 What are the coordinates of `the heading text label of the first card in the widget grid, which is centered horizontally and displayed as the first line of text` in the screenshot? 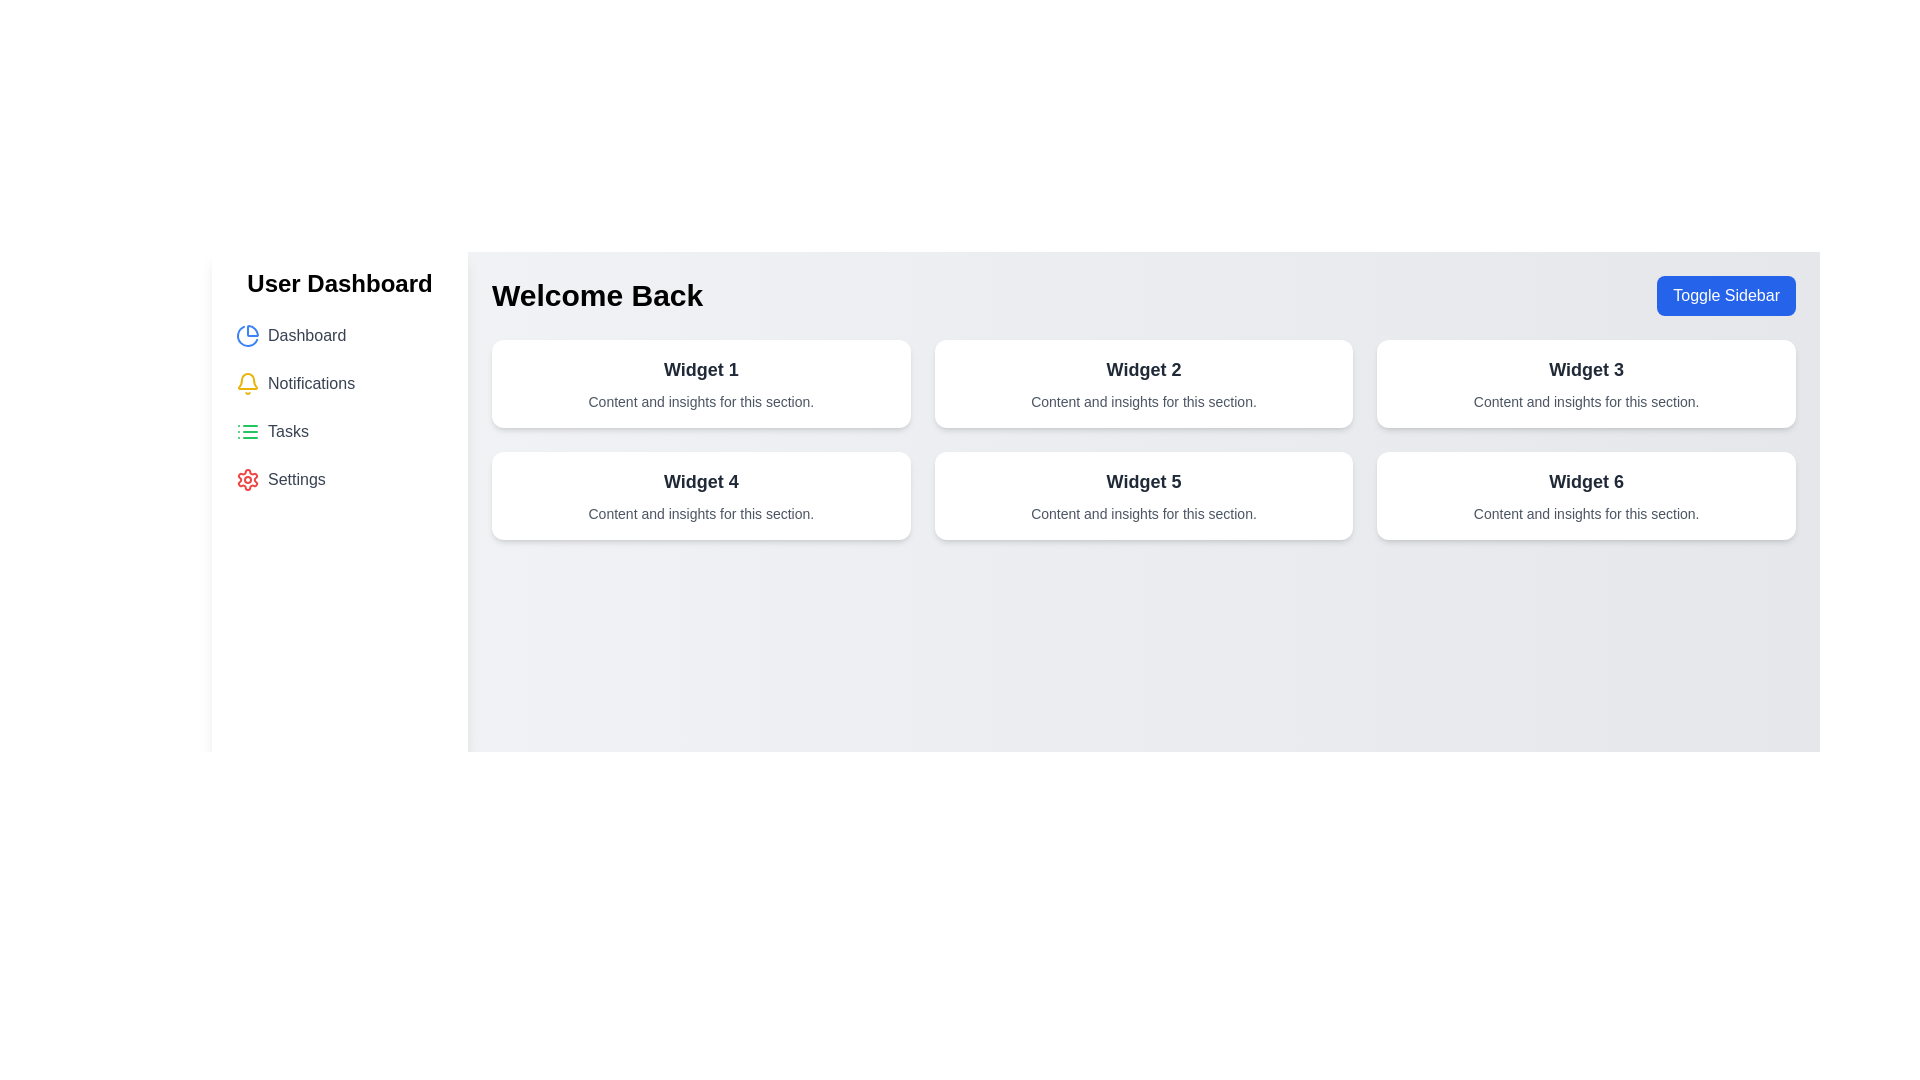 It's located at (701, 370).